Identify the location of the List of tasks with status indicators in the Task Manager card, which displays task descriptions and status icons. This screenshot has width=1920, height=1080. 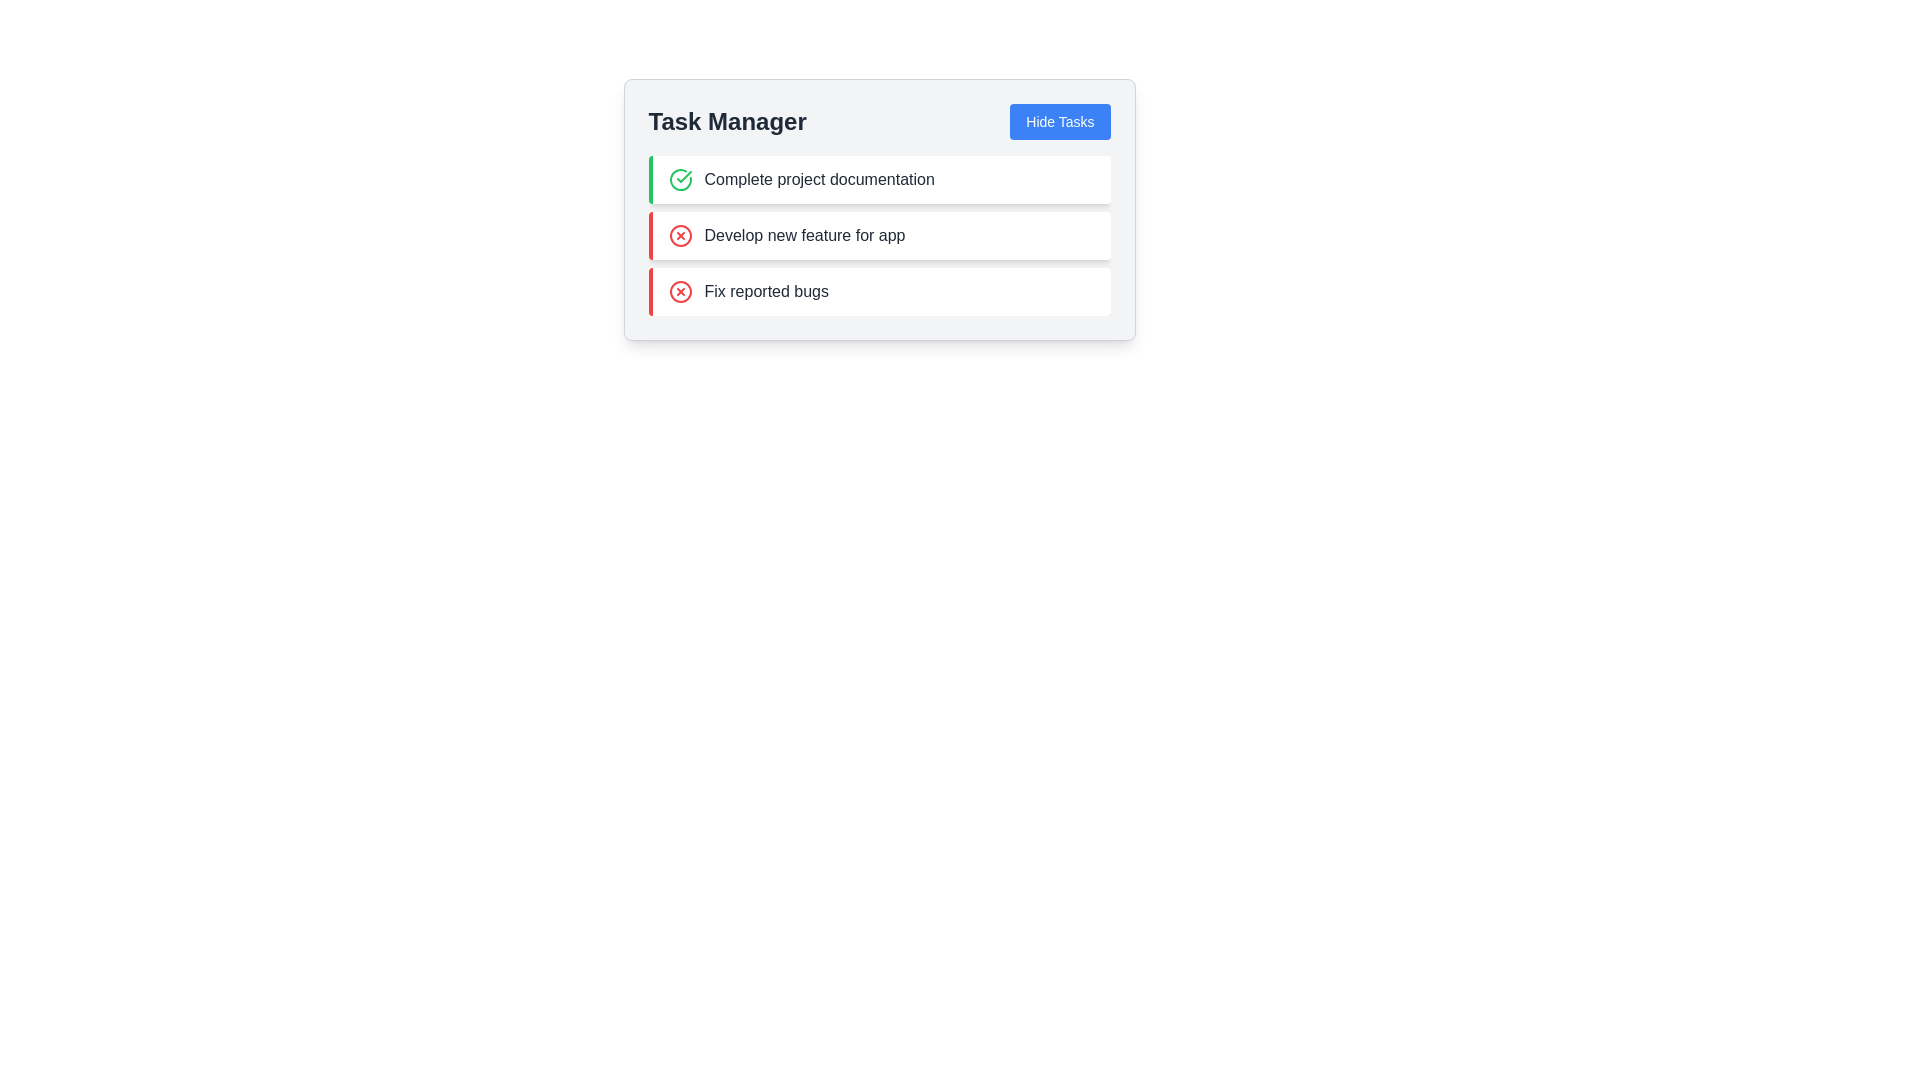
(879, 234).